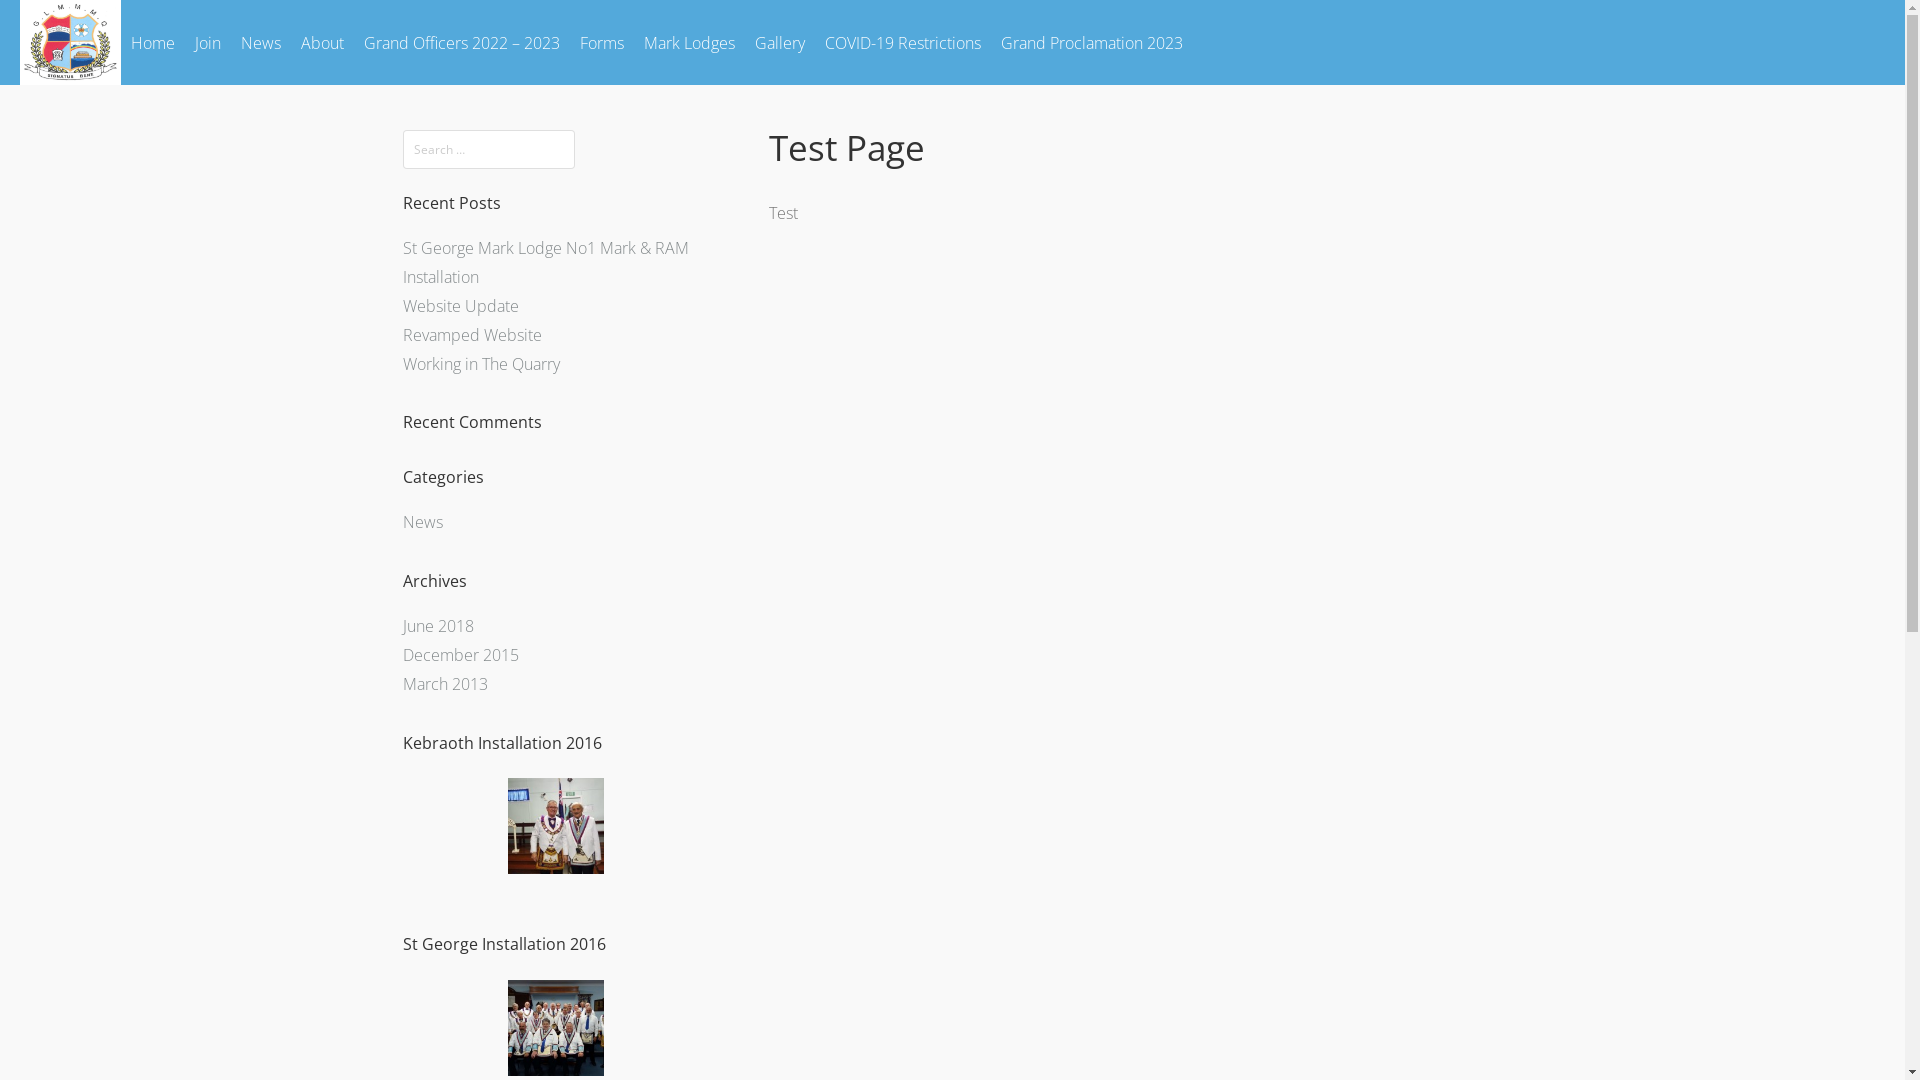 This screenshot has width=1920, height=1080. I want to click on '20160206_131842 ', so click(555, 825).